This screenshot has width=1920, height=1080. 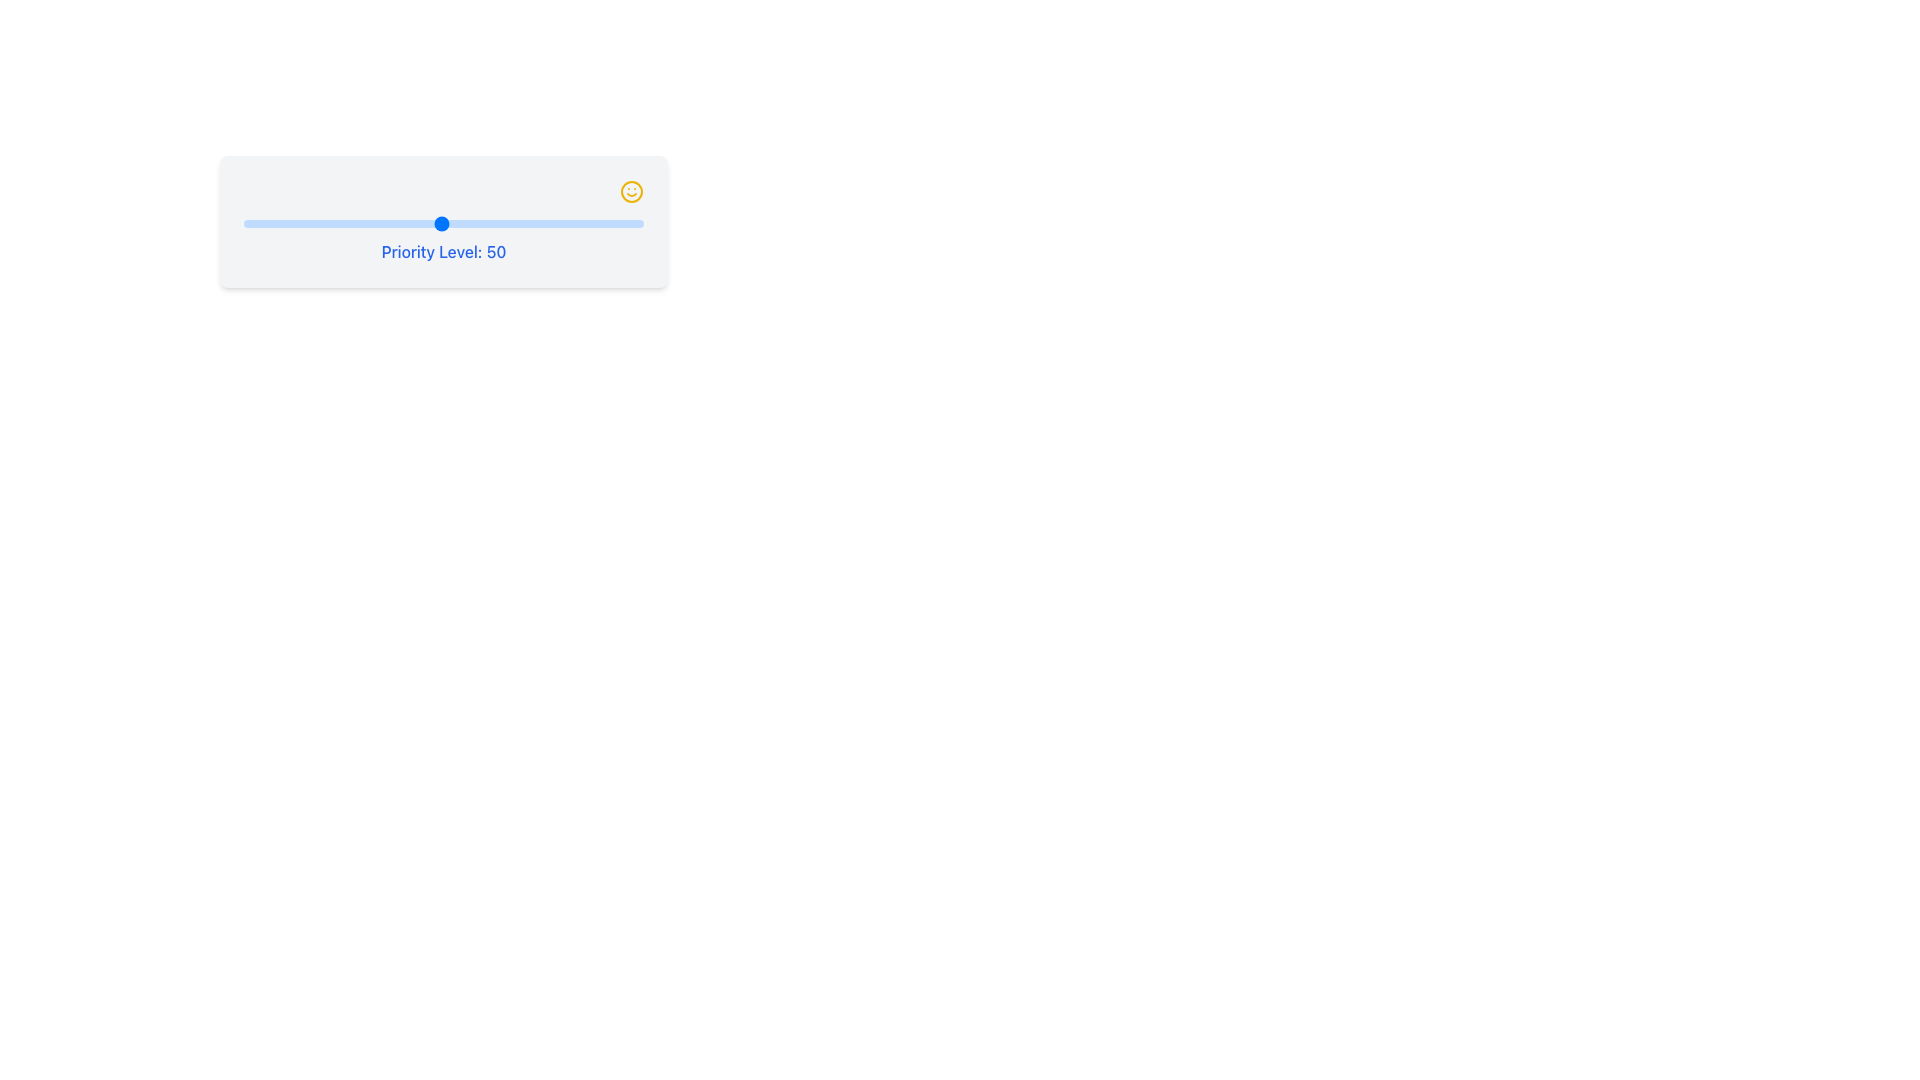 I want to click on the priority level, so click(x=263, y=223).